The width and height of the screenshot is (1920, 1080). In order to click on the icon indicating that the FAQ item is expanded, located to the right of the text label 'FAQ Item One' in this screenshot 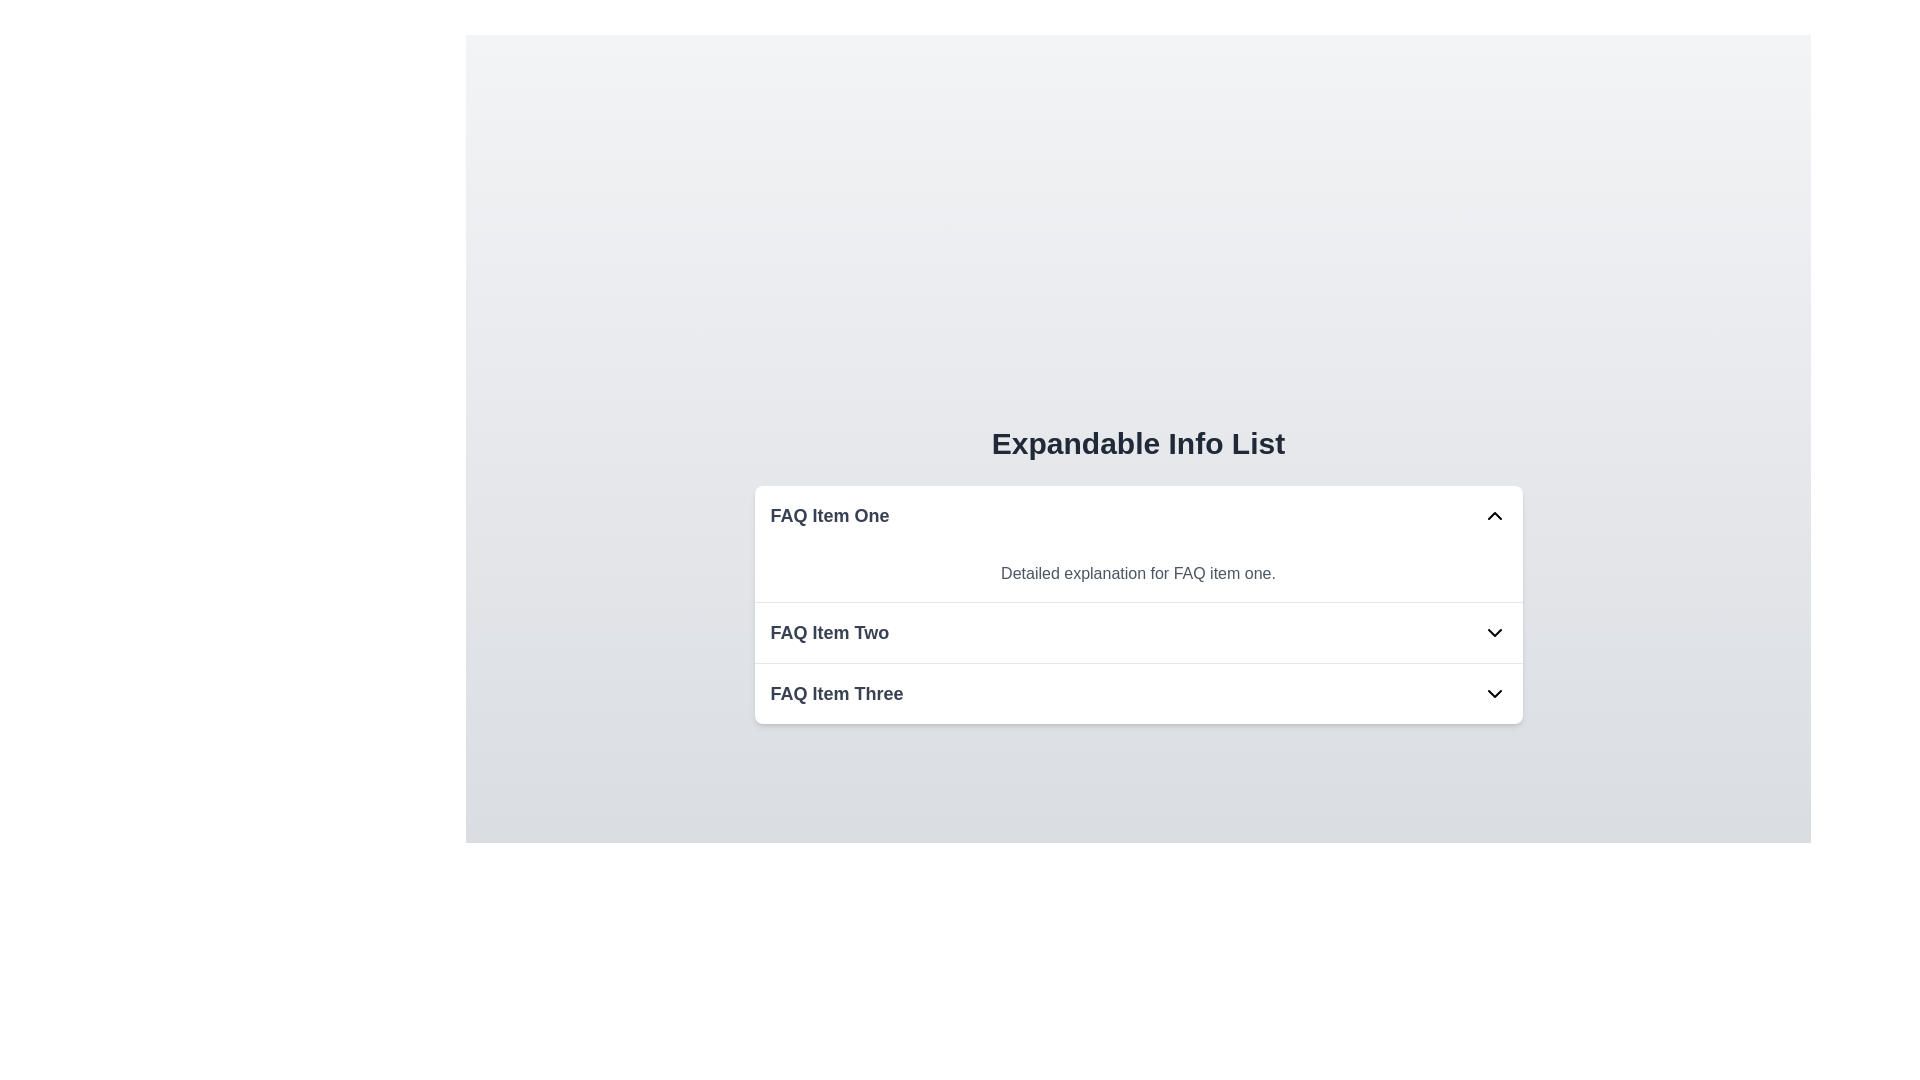, I will do `click(1494, 515)`.